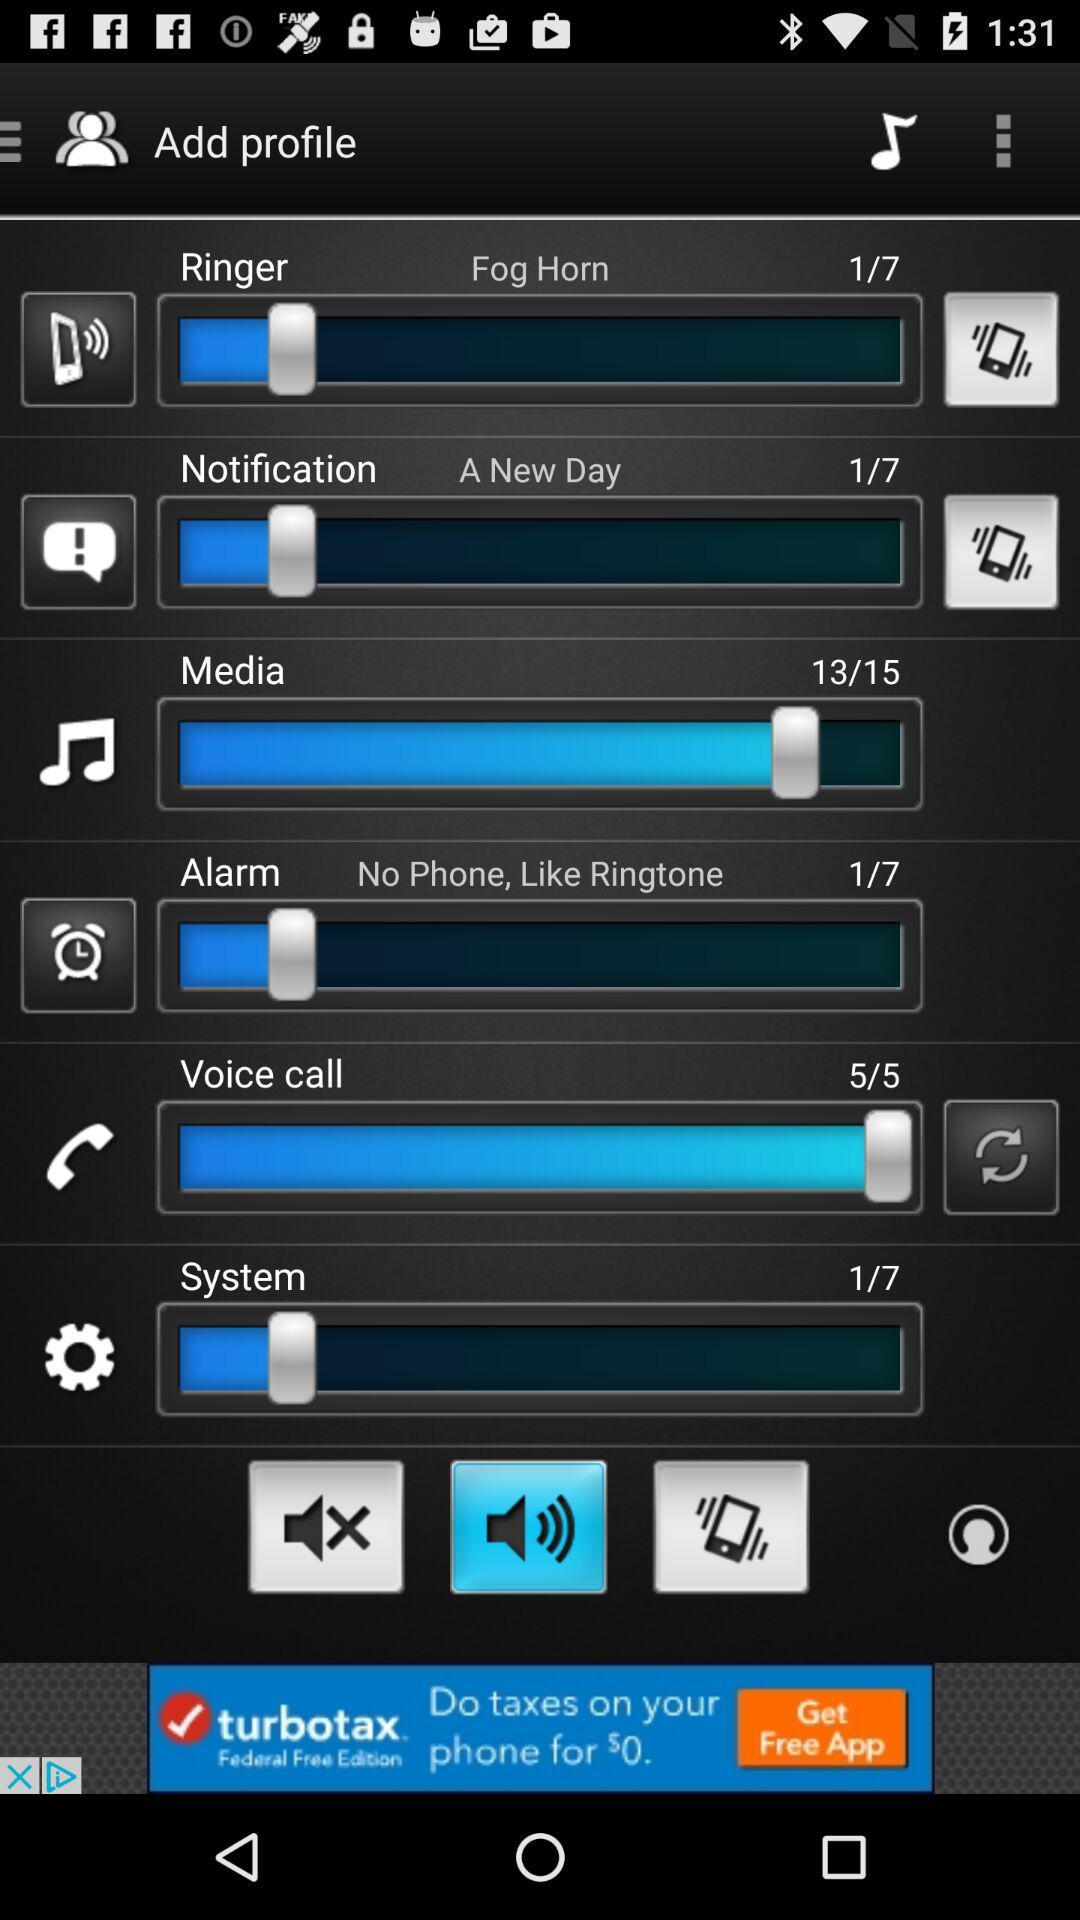 Image resolution: width=1080 pixels, height=1920 pixels. What do you see at coordinates (77, 552) in the screenshot?
I see `the notification icon` at bounding box center [77, 552].